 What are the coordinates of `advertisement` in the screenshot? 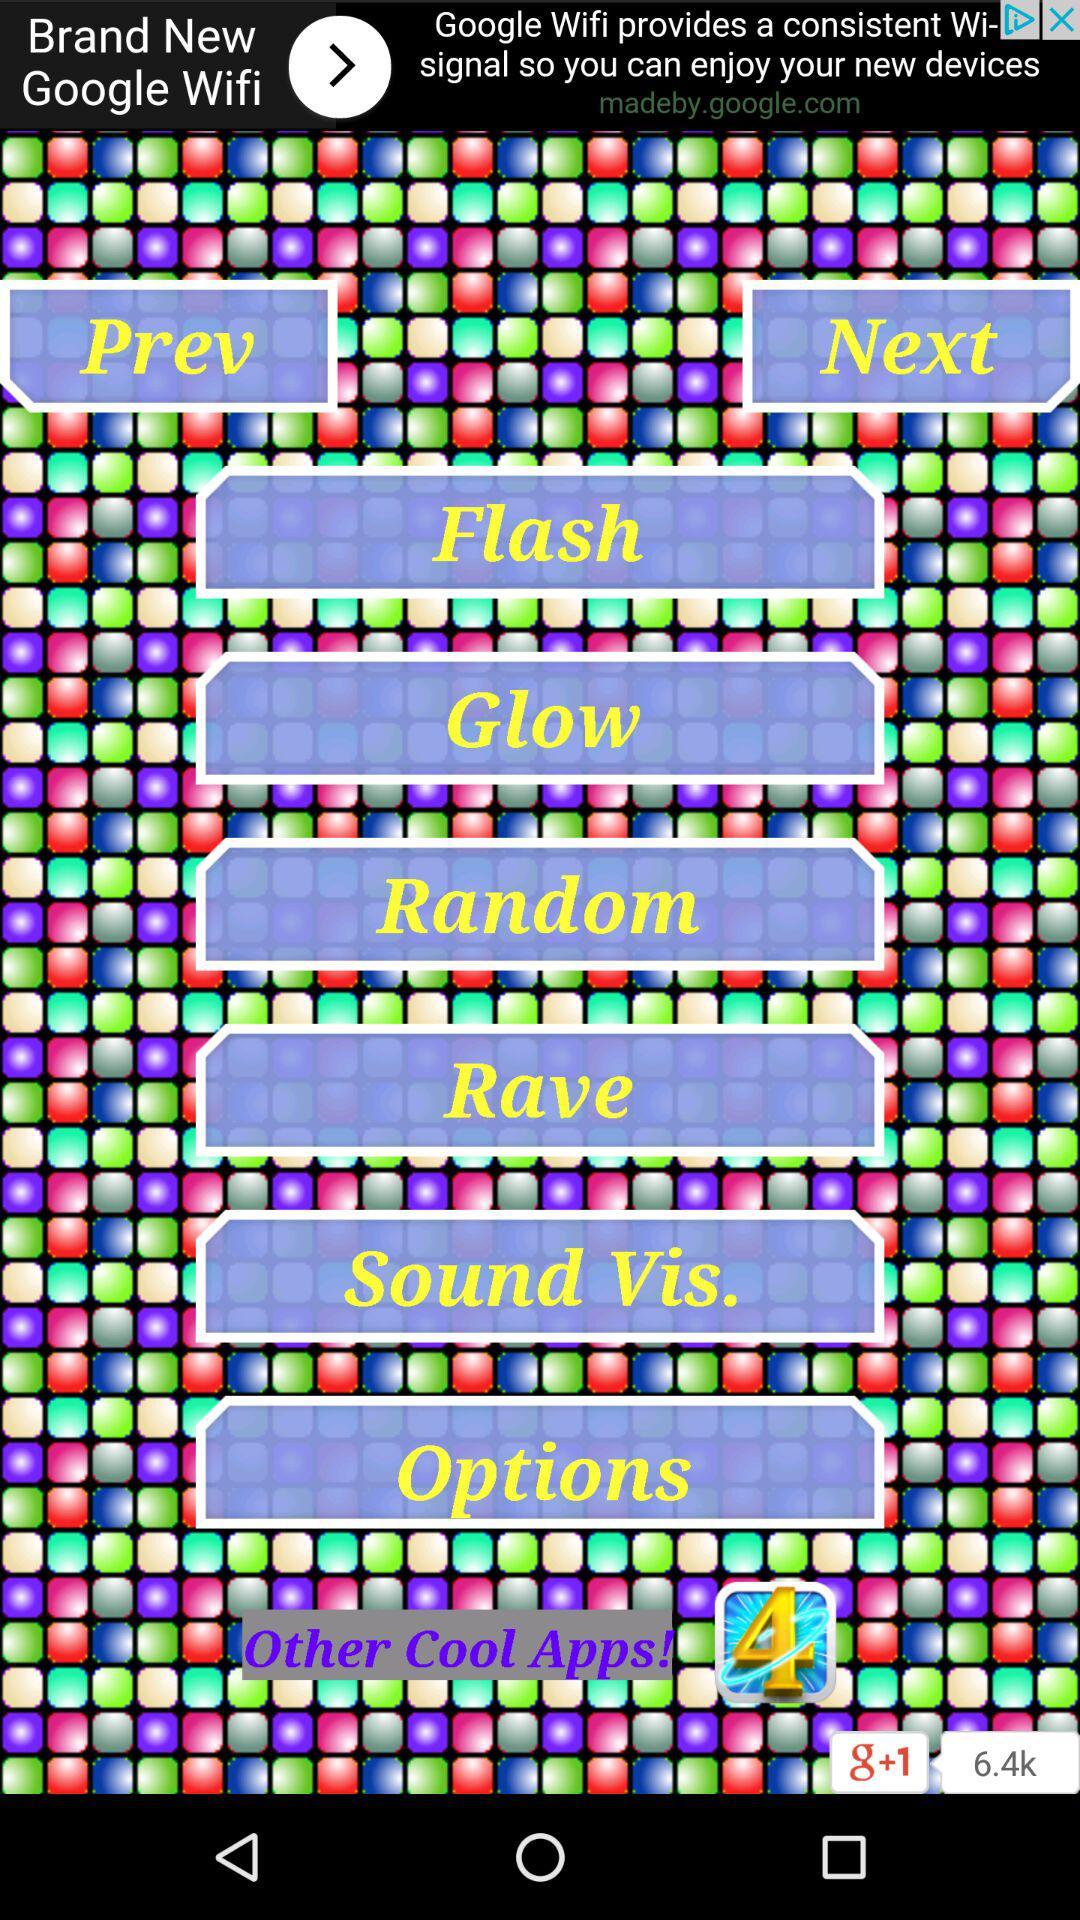 It's located at (540, 65).